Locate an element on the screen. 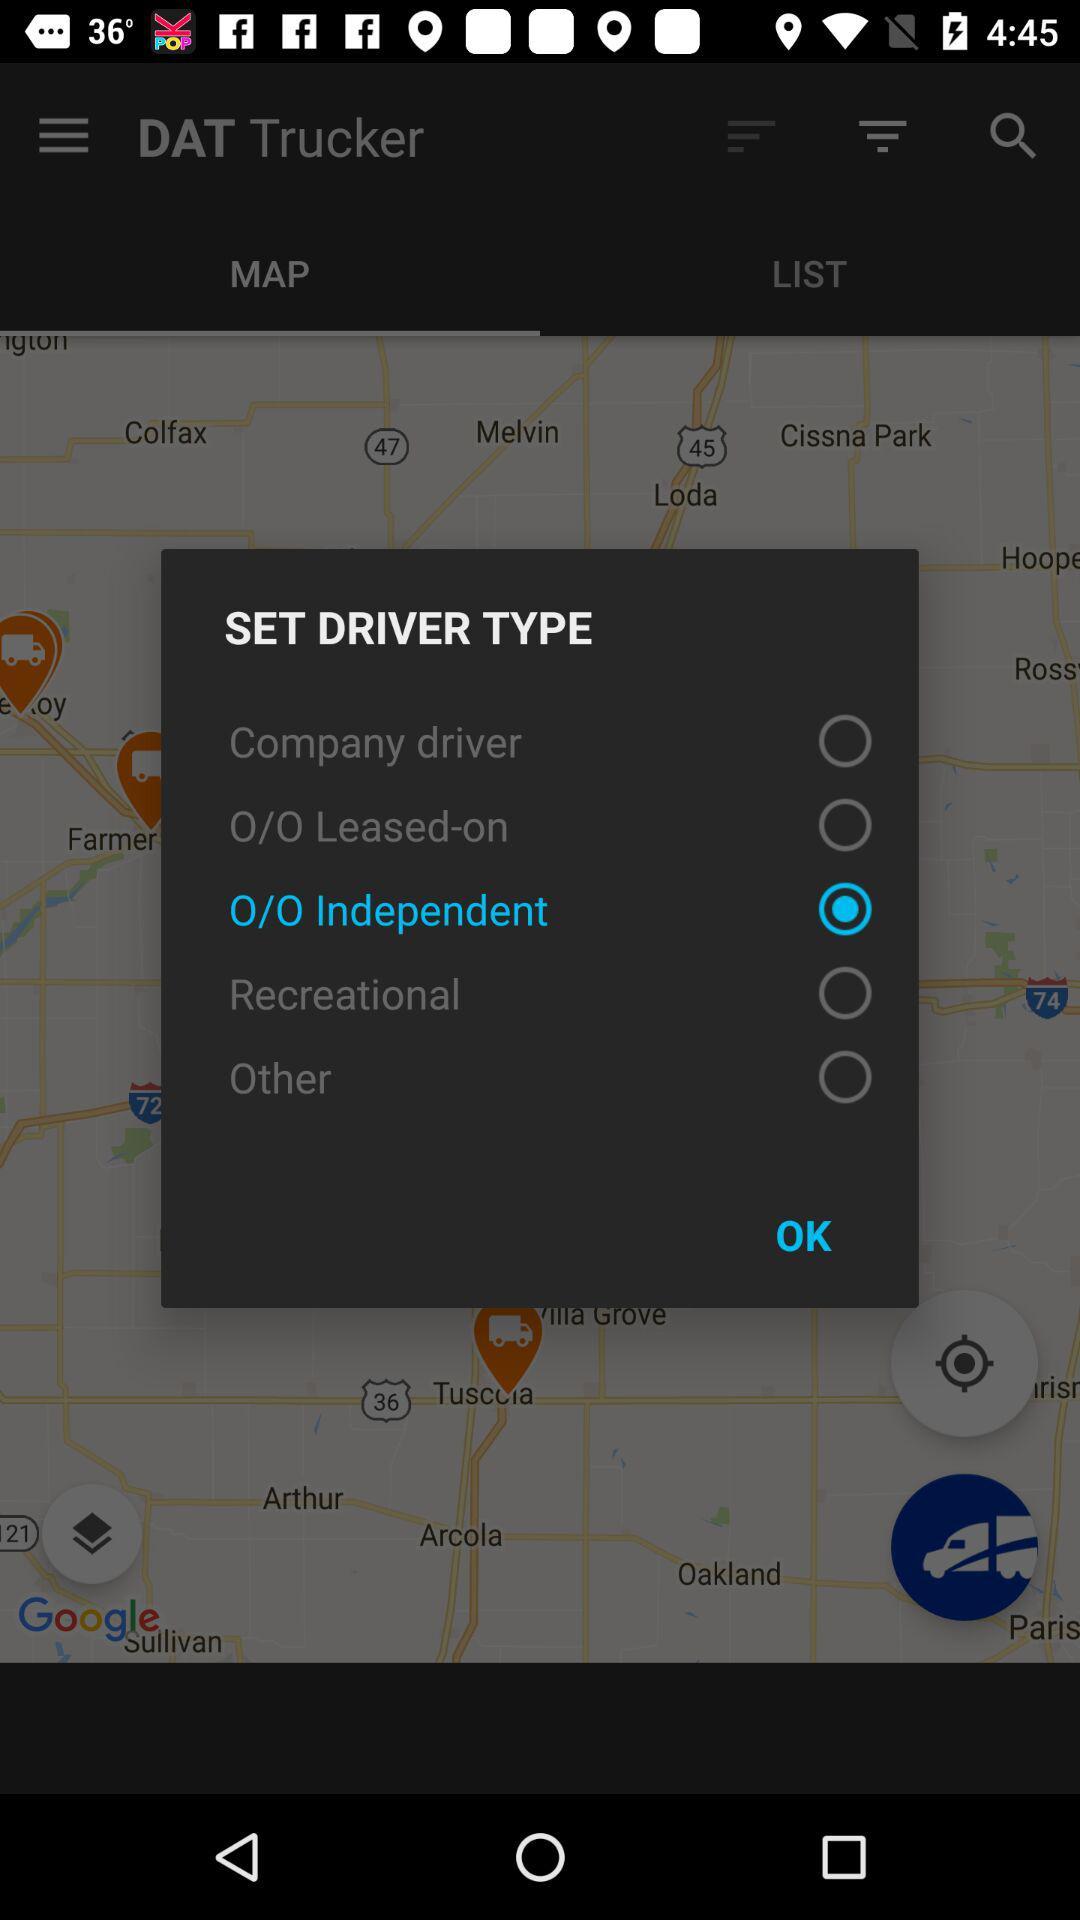 The image size is (1080, 1920). icon above other is located at coordinates (540, 993).